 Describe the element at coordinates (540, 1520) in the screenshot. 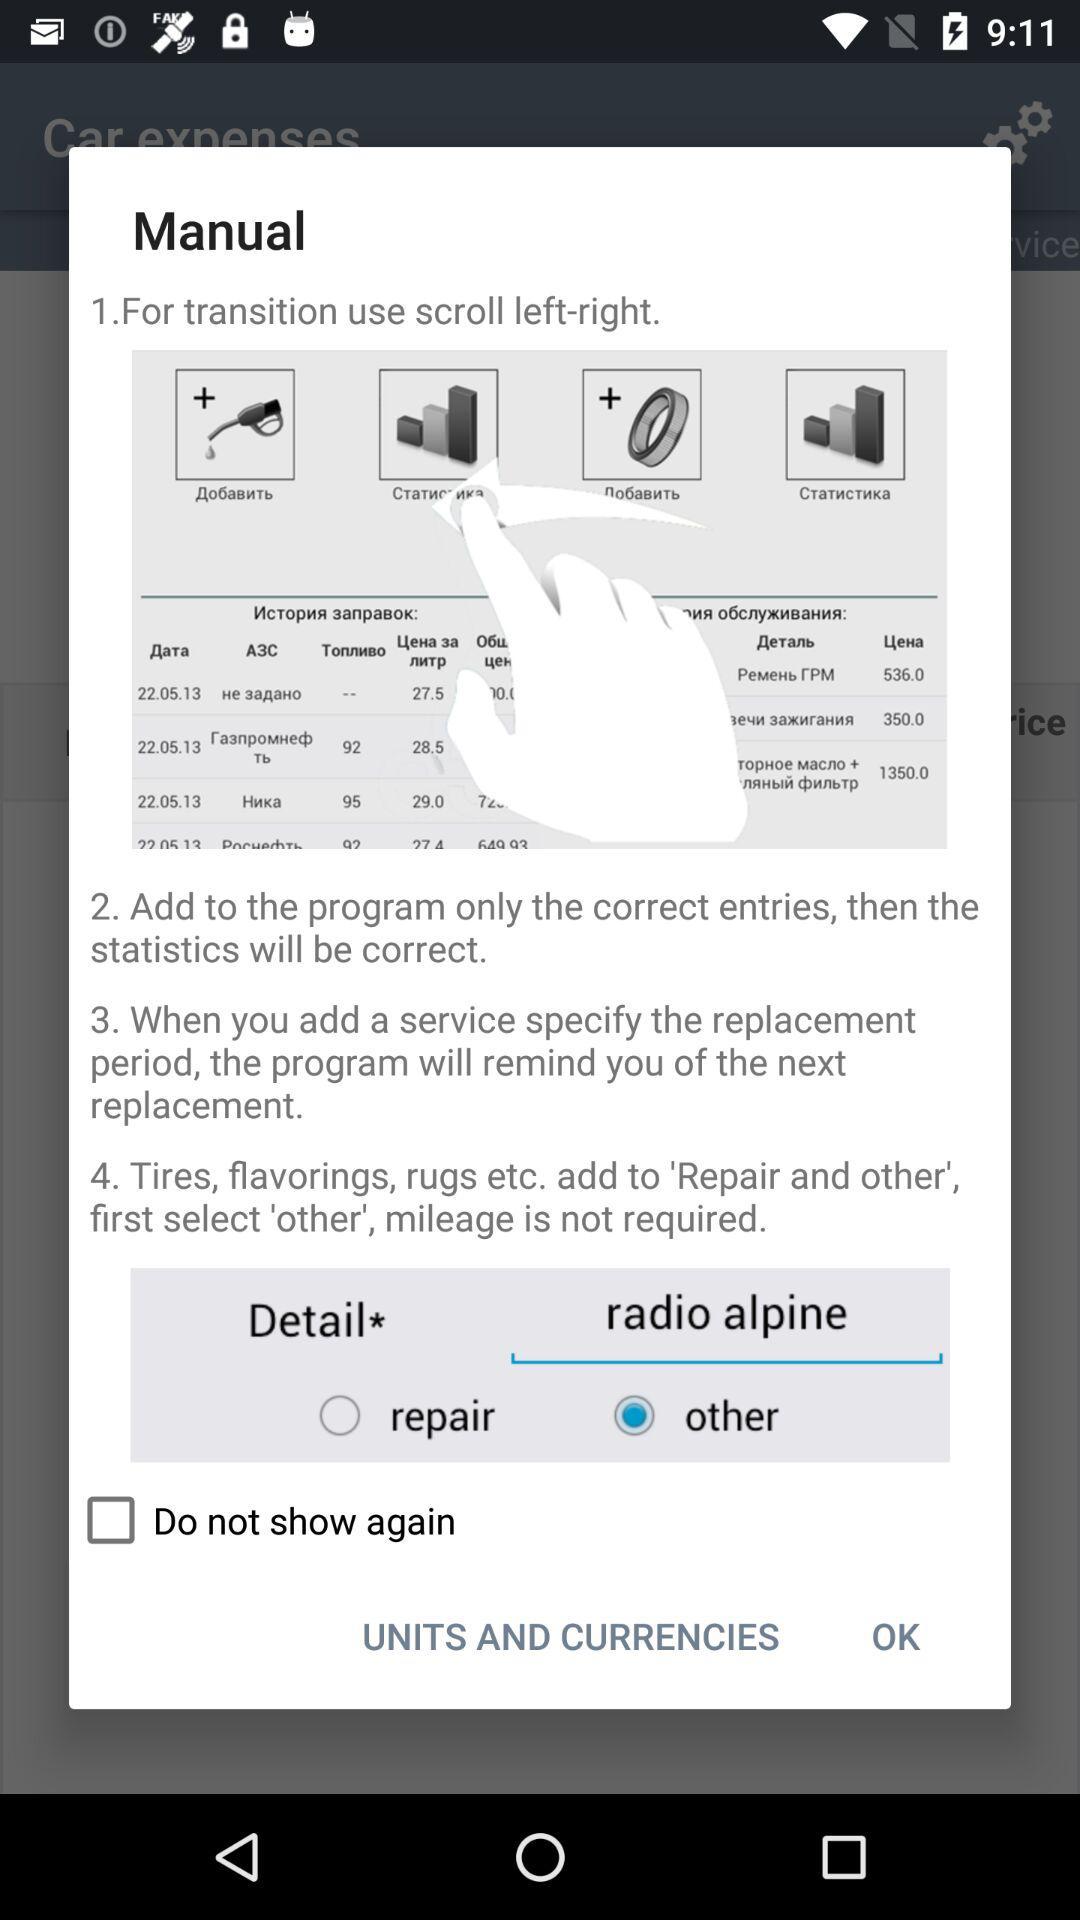

I see `do not show` at that location.